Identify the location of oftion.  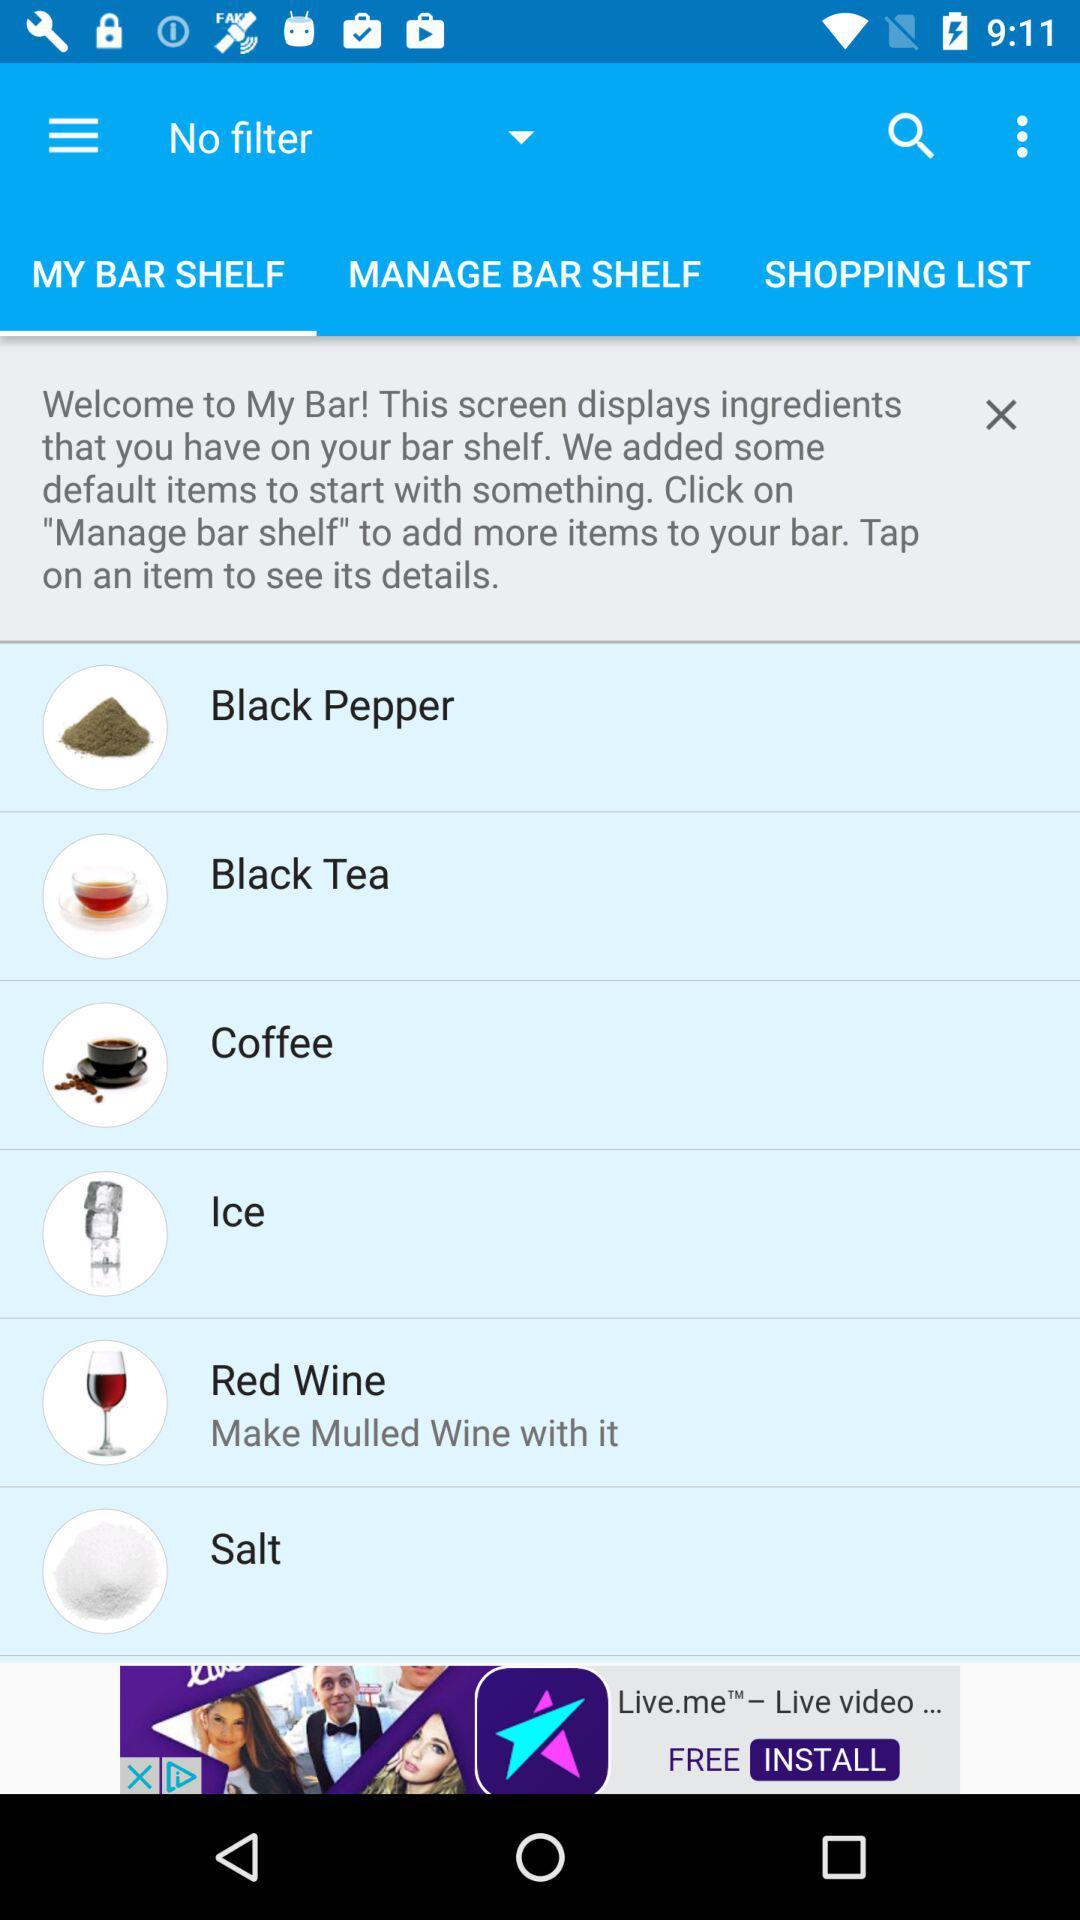
(1001, 413).